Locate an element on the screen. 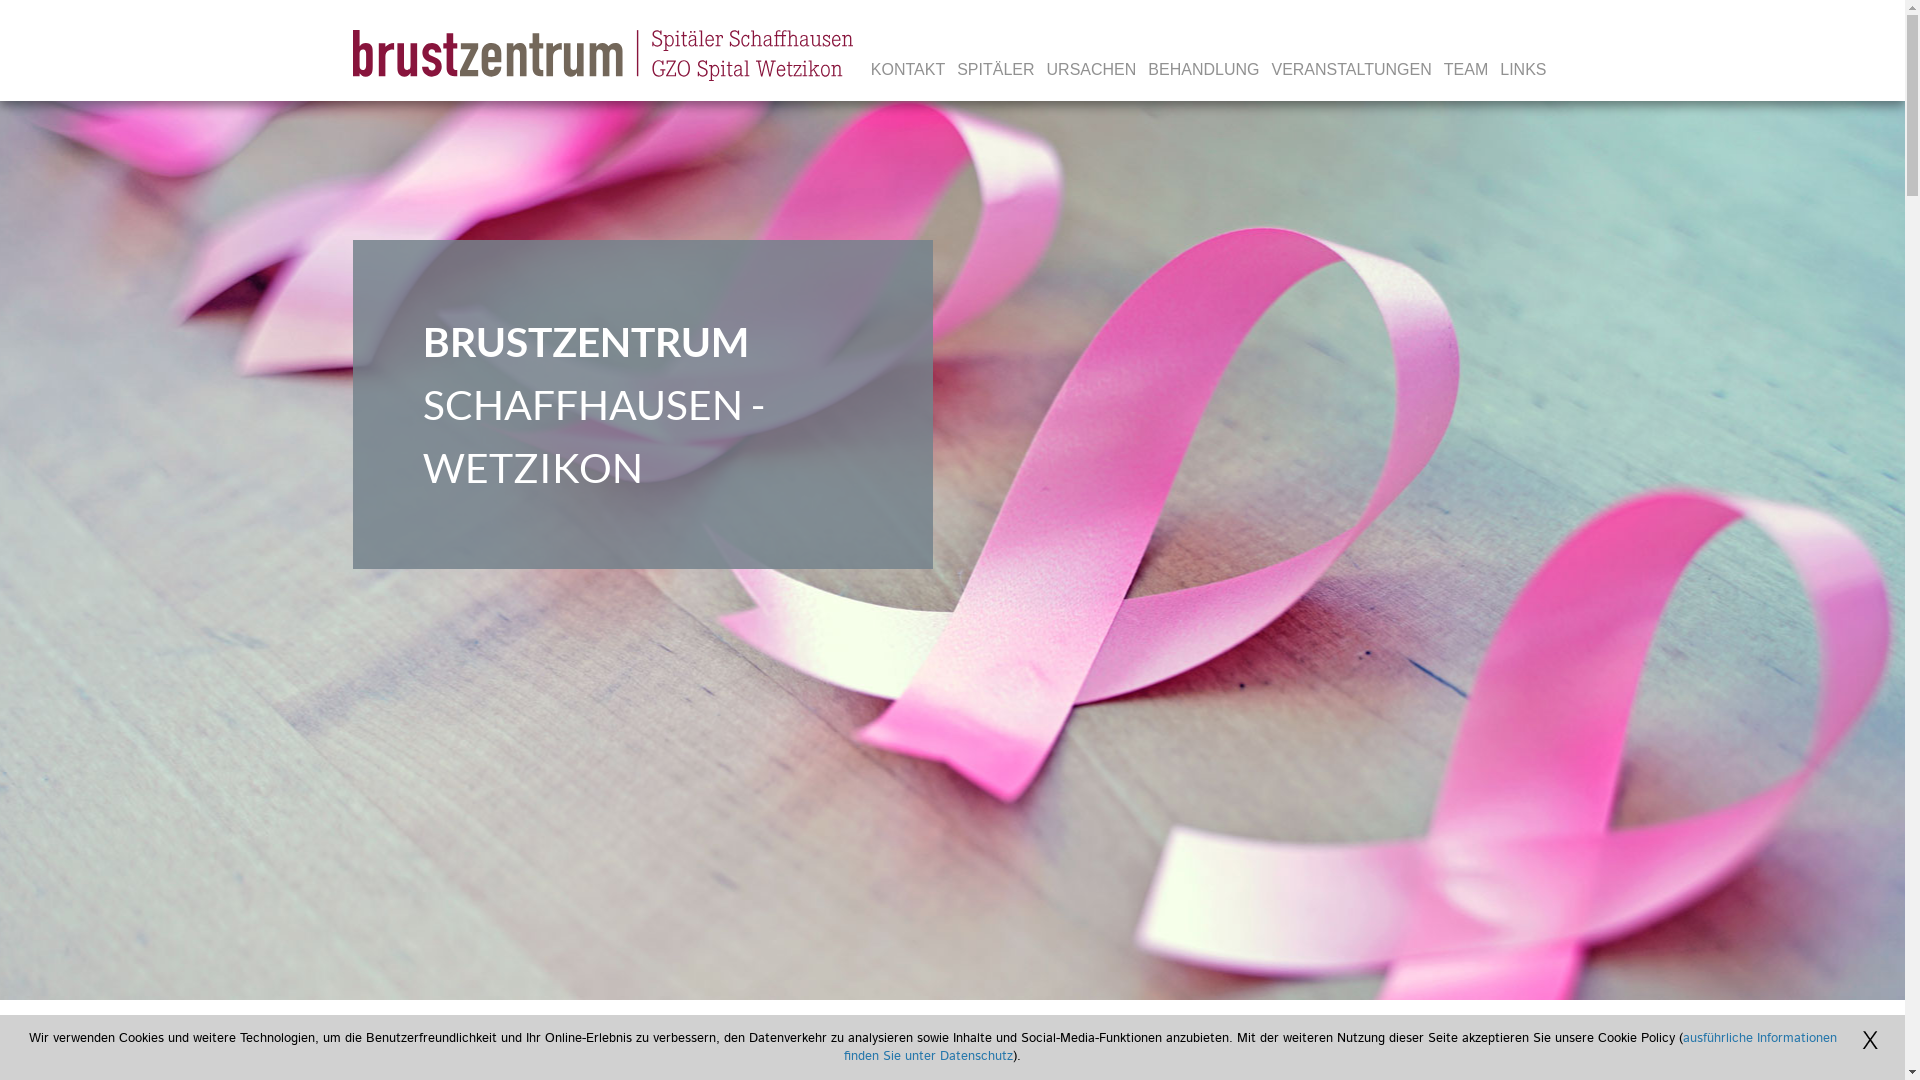 This screenshot has height=1080, width=1920. 'LINKS' is located at coordinates (1493, 68).